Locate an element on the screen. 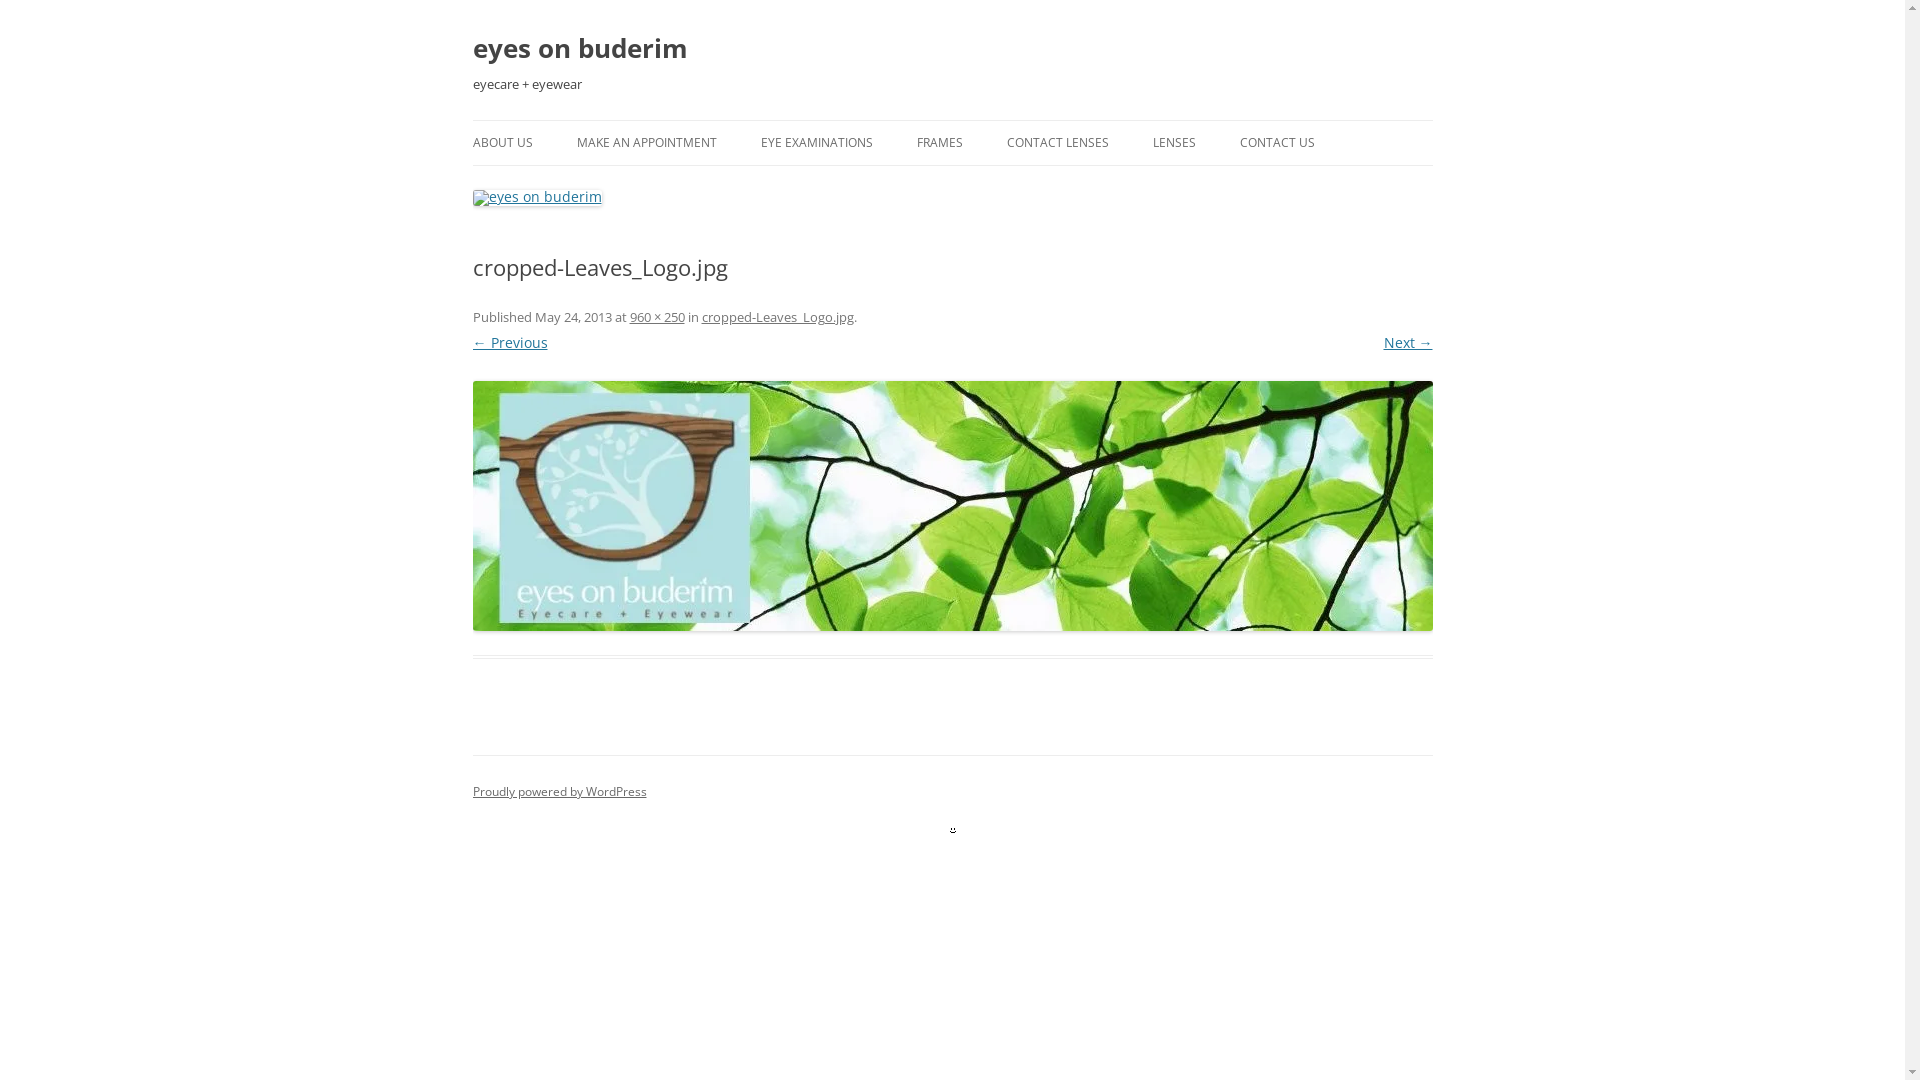 The image size is (1920, 1080). 'cropped-Leaves_Logo.jpg' is located at coordinates (701, 315).